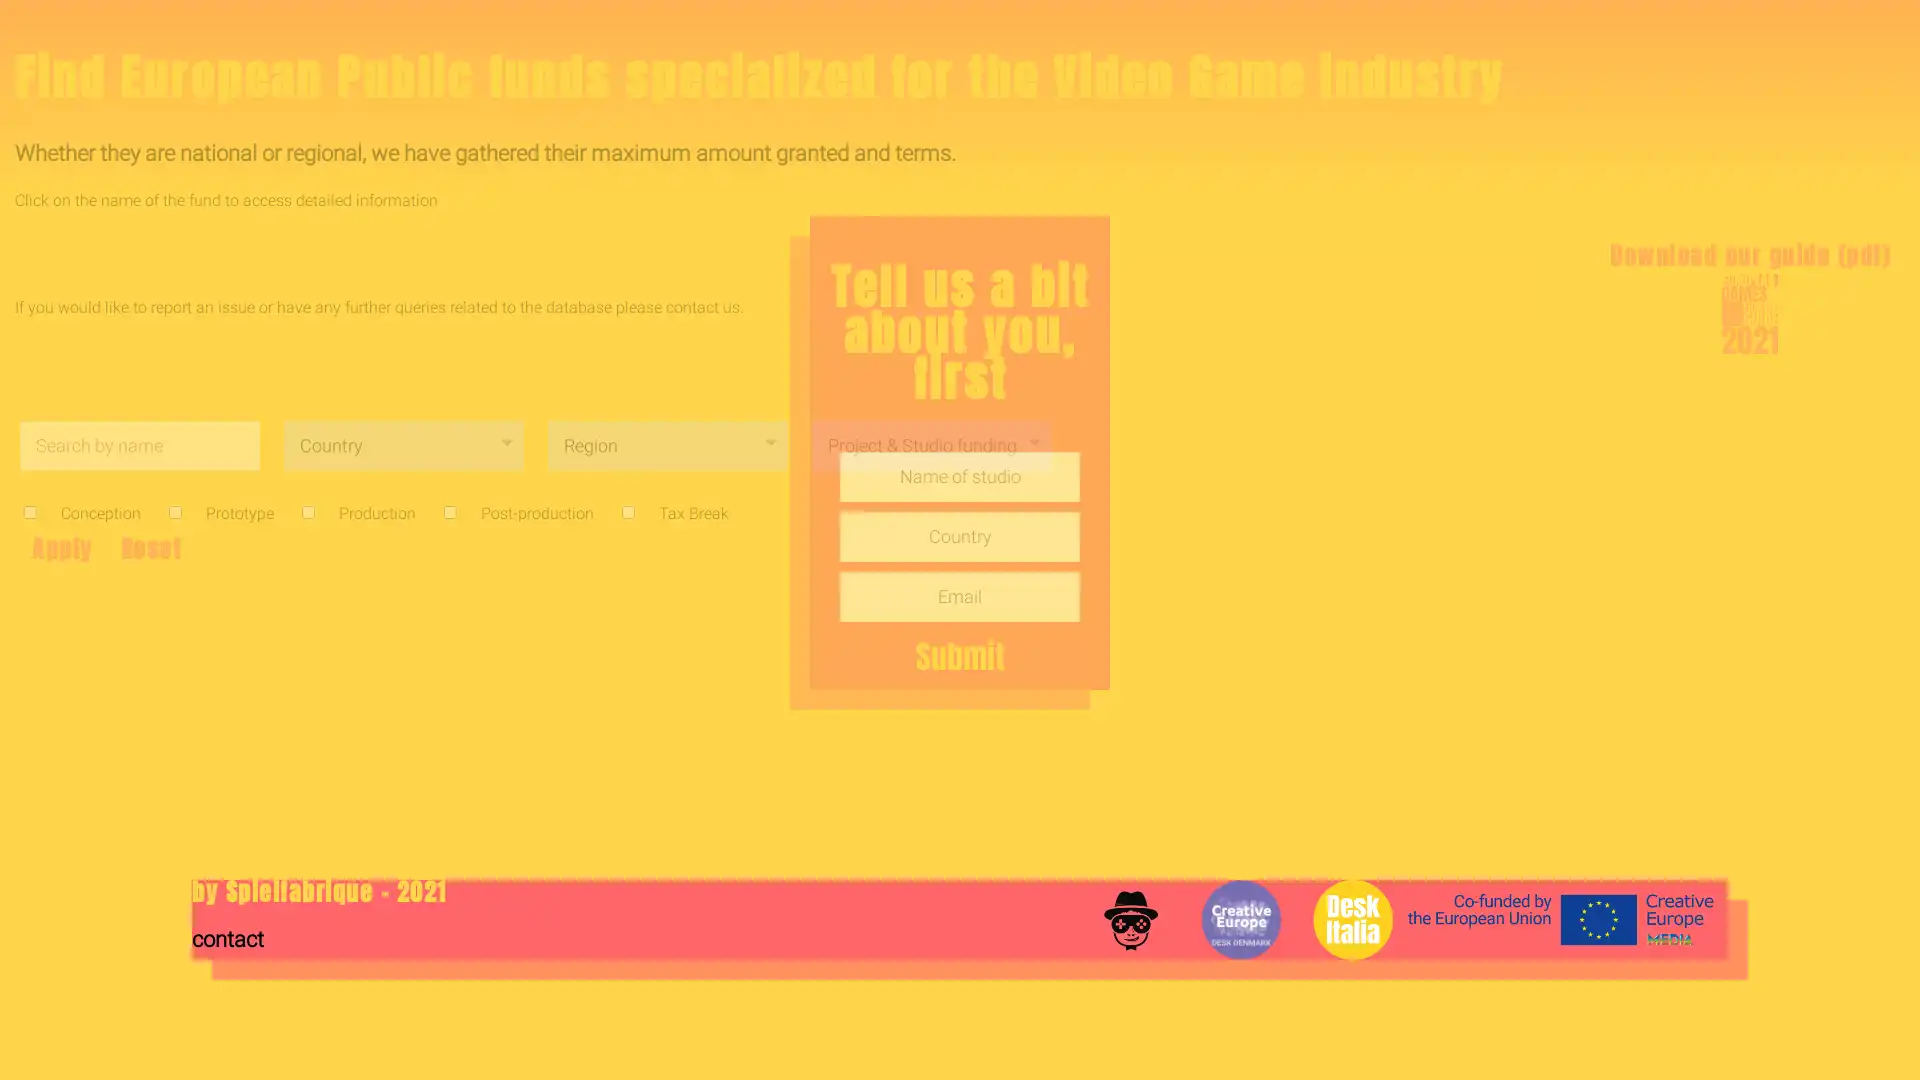 The image size is (1920, 1080). Describe the element at coordinates (149, 548) in the screenshot. I see `Reset` at that location.